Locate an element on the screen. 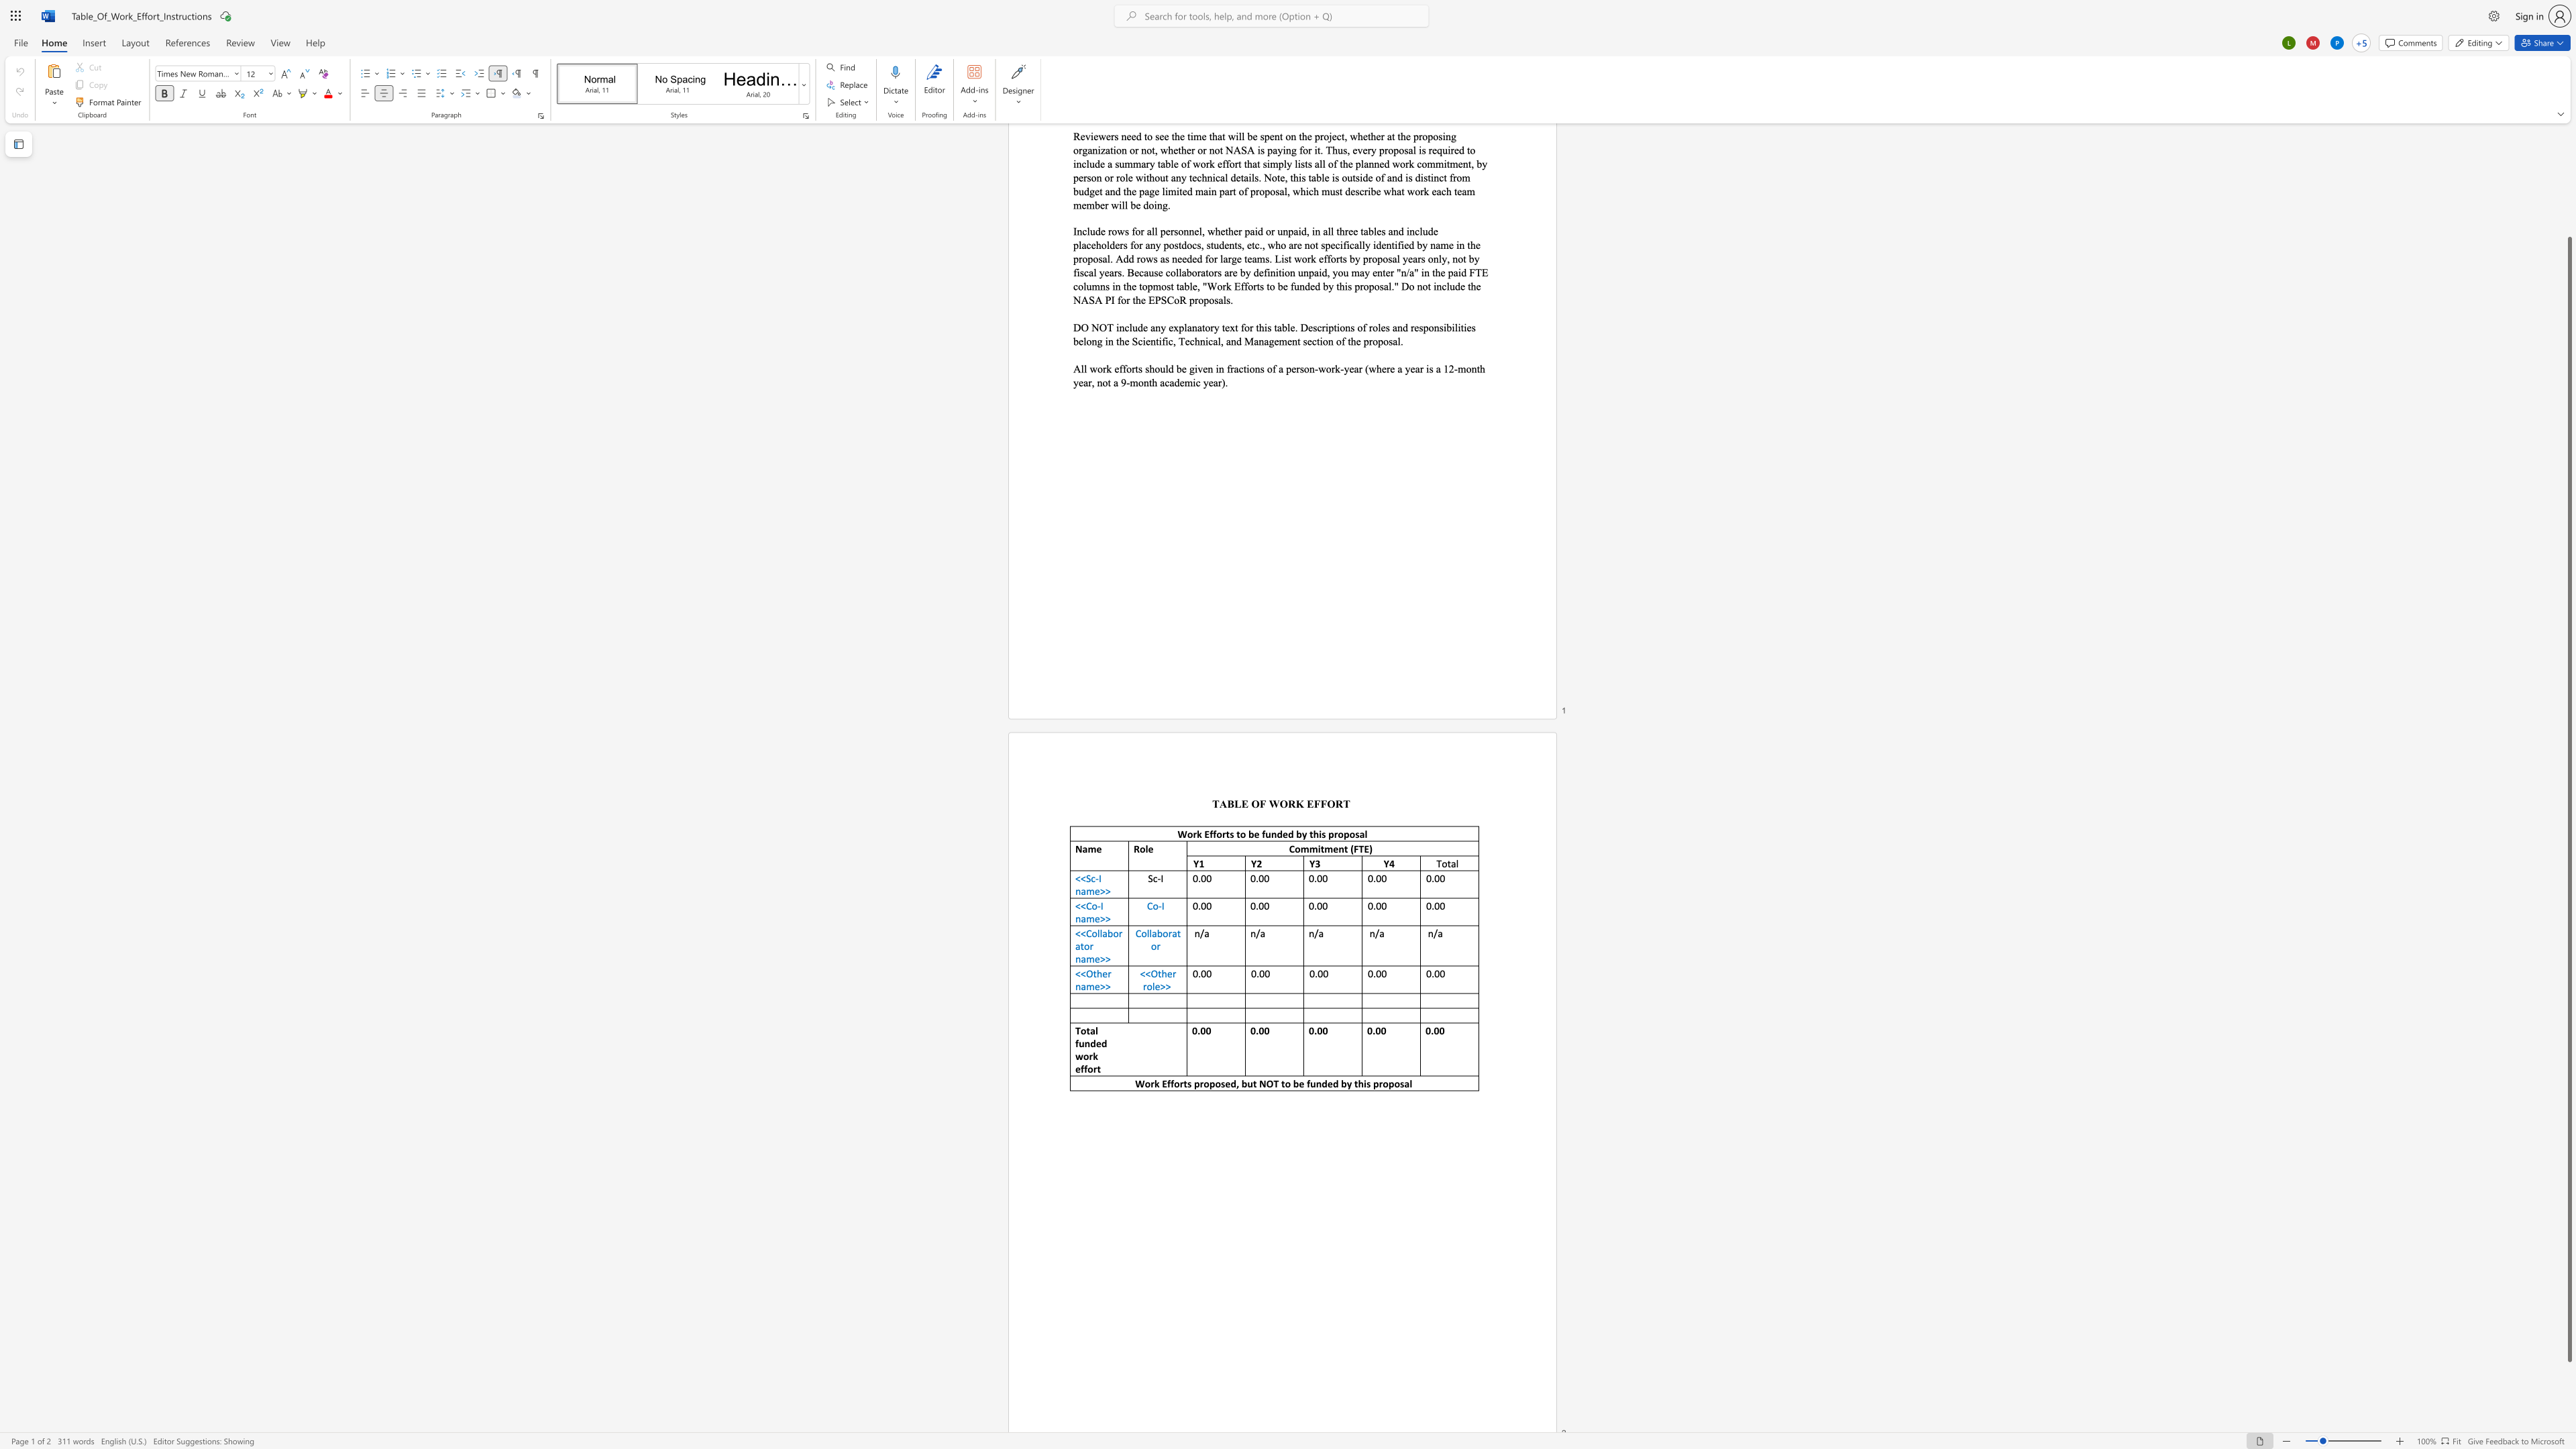  the scrollbar is located at coordinates (2568, 226).